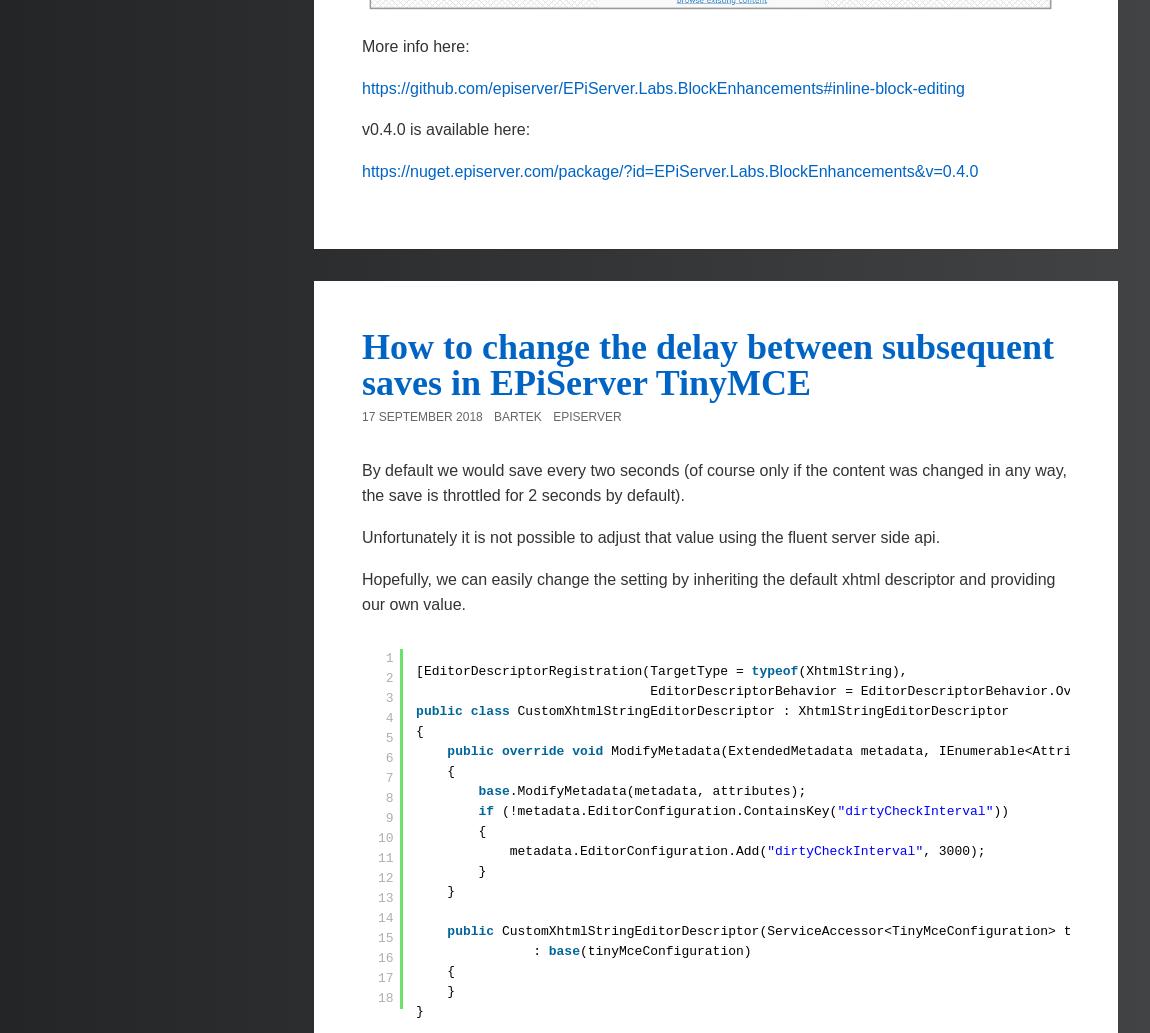  What do you see at coordinates (389, 697) in the screenshot?
I see `'3'` at bounding box center [389, 697].